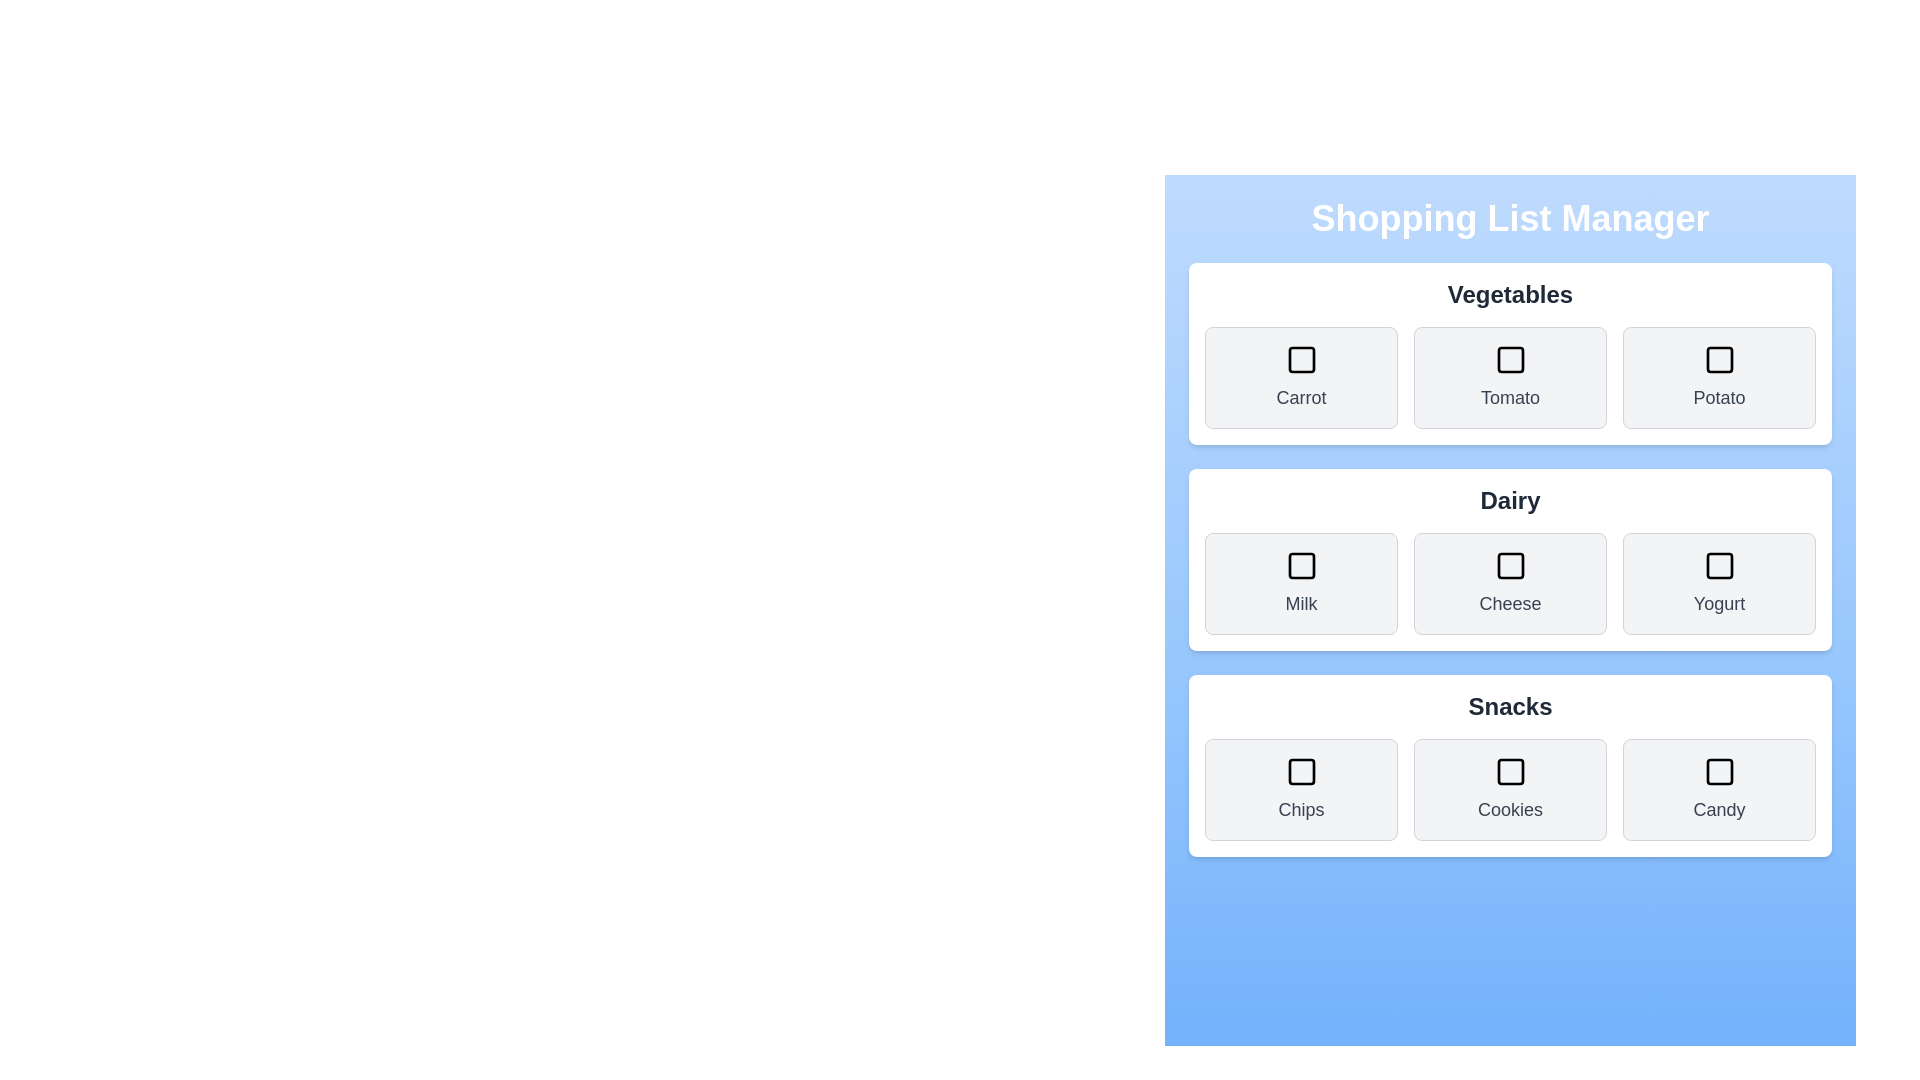 The height and width of the screenshot is (1080, 1920). What do you see at coordinates (1510, 294) in the screenshot?
I see `the category title of the section Vegetables` at bounding box center [1510, 294].